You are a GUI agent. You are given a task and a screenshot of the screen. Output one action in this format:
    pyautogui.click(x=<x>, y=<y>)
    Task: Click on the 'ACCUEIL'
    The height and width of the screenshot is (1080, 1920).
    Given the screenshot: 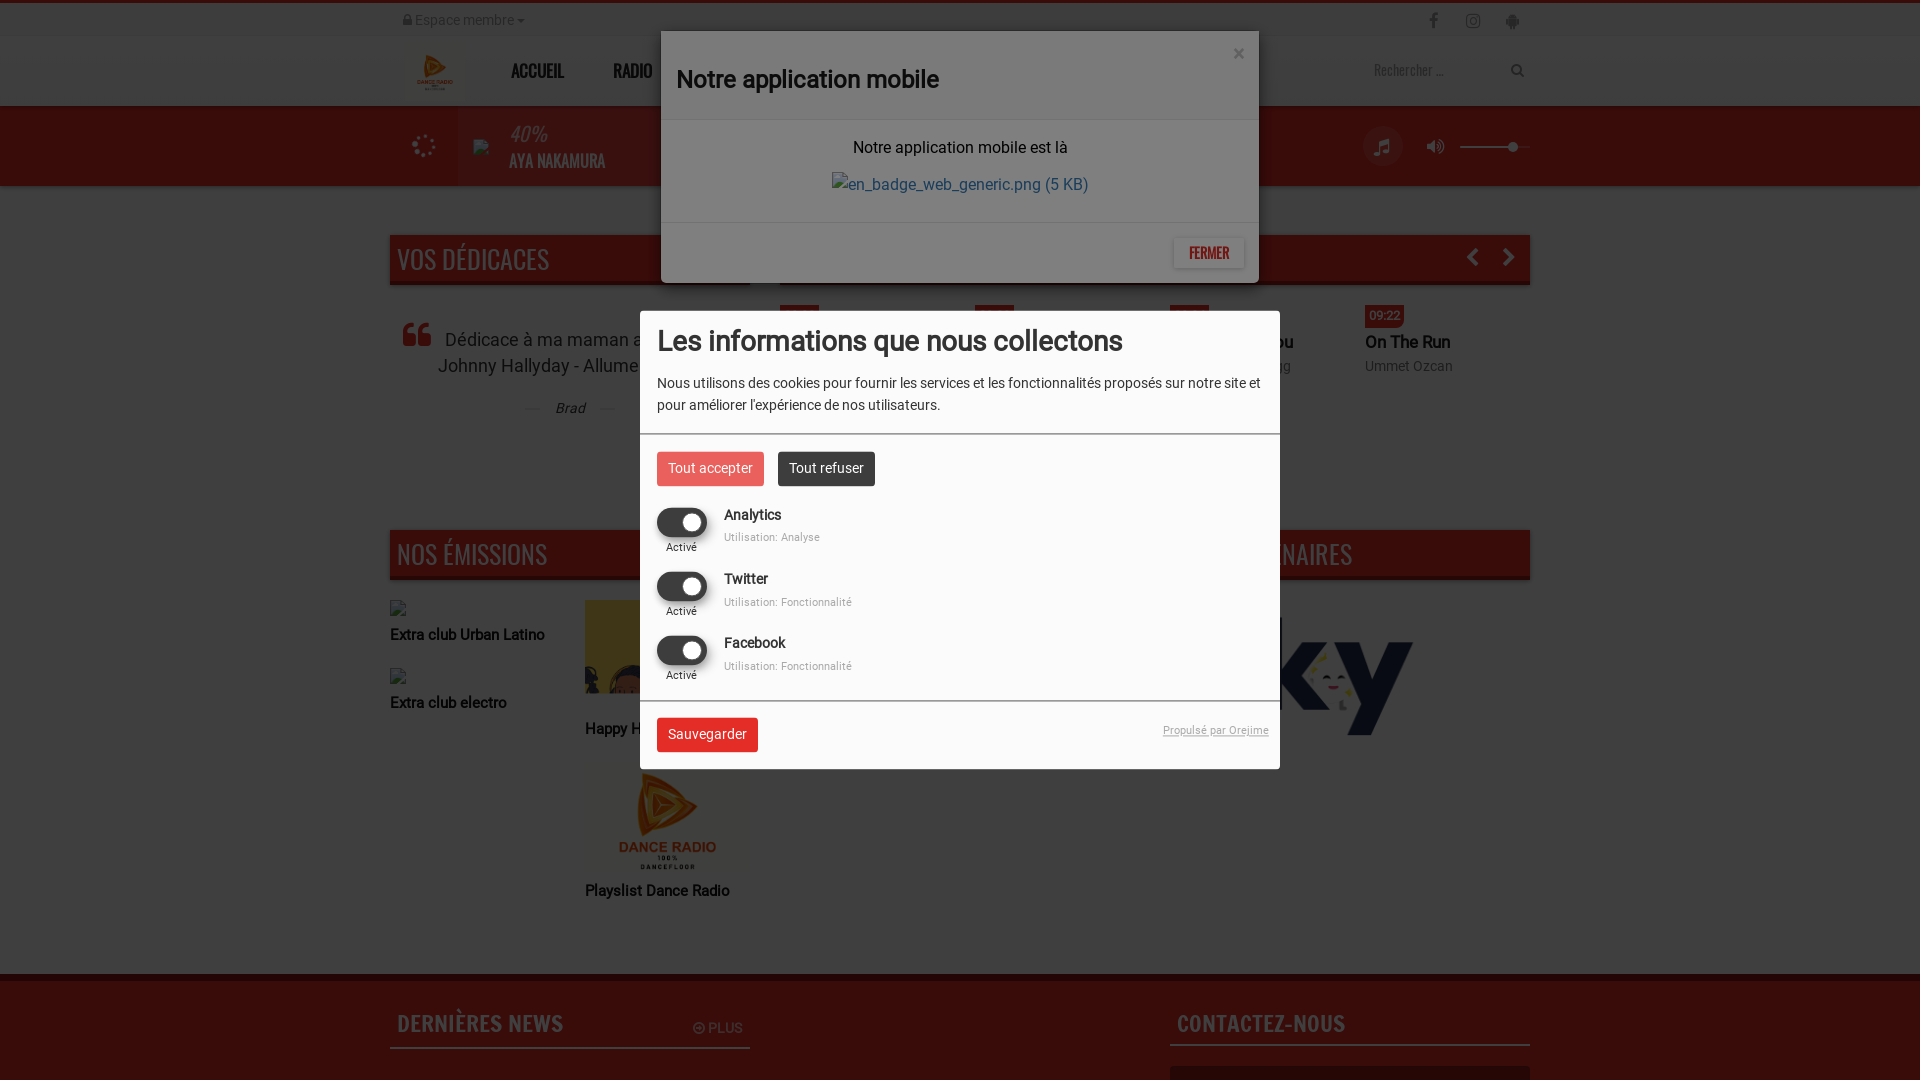 What is the action you would take?
    pyautogui.click(x=535, y=69)
    